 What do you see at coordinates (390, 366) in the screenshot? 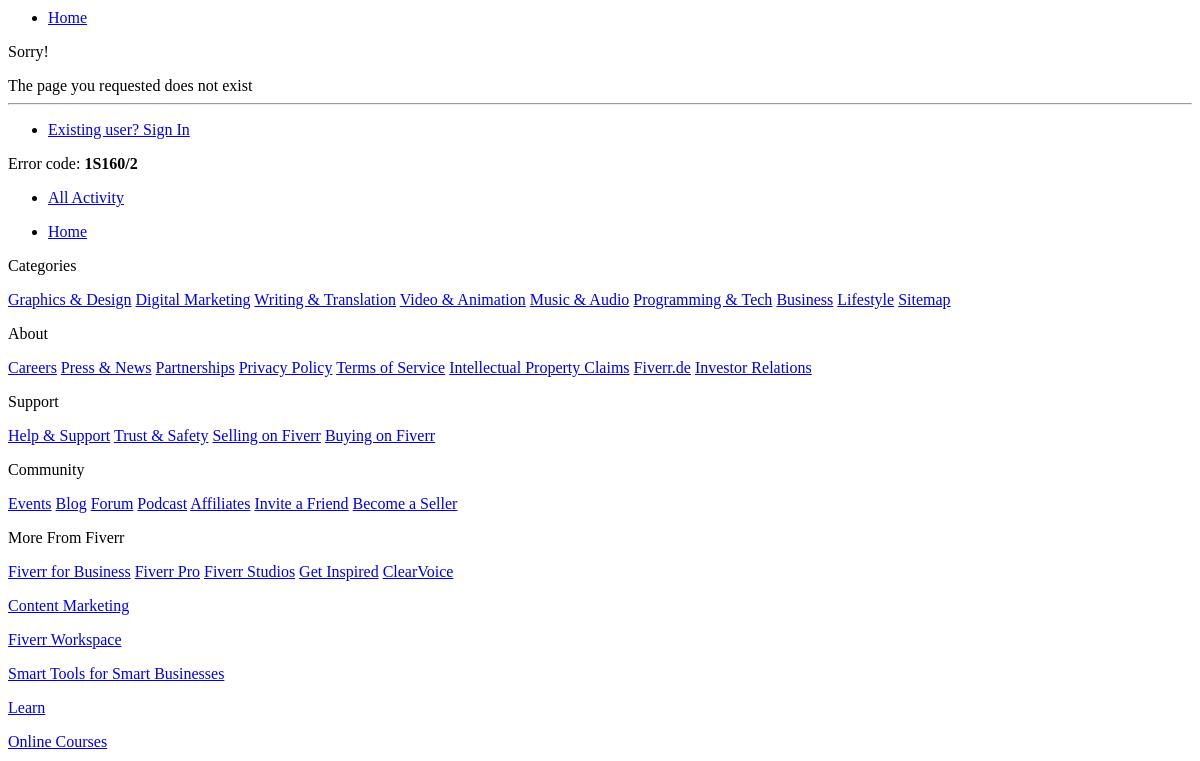
I see `'Terms of Service'` at bounding box center [390, 366].